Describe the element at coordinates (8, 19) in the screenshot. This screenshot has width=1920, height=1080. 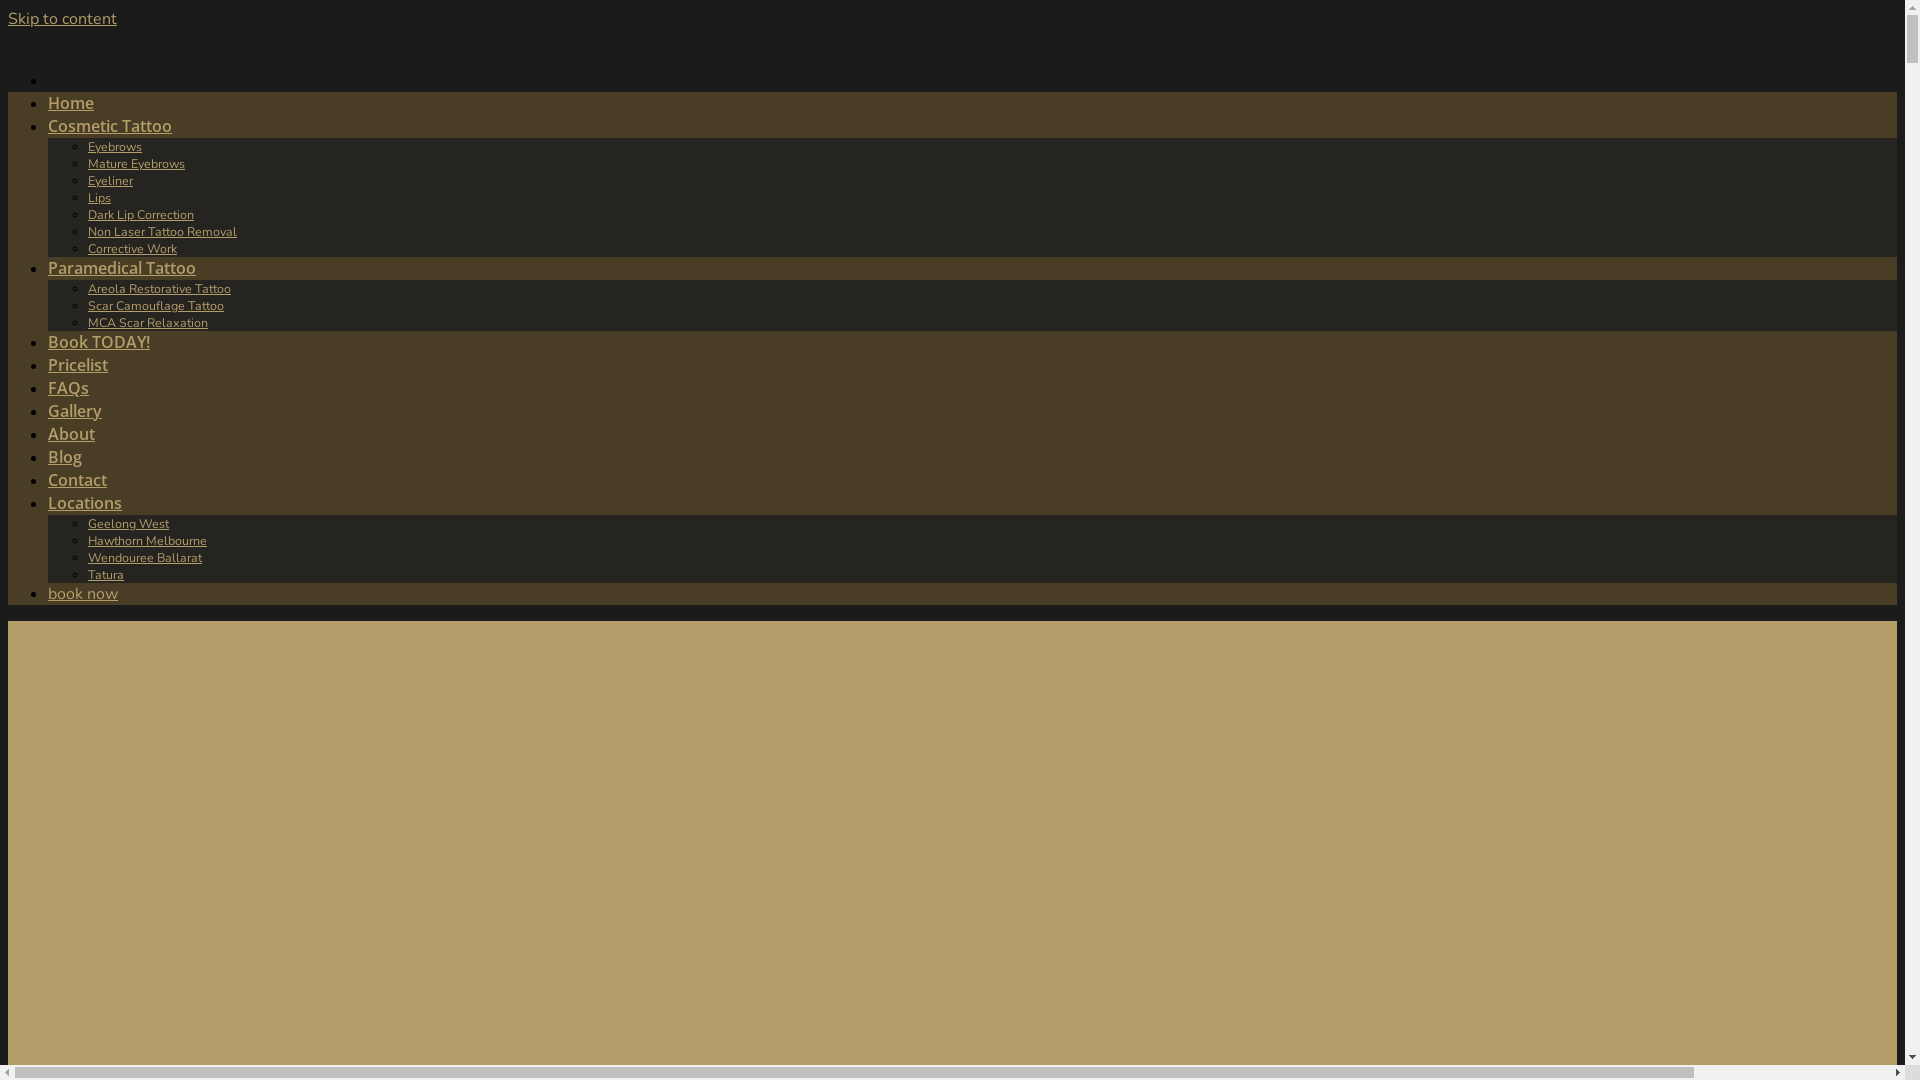
I see `'Skip to content'` at that location.